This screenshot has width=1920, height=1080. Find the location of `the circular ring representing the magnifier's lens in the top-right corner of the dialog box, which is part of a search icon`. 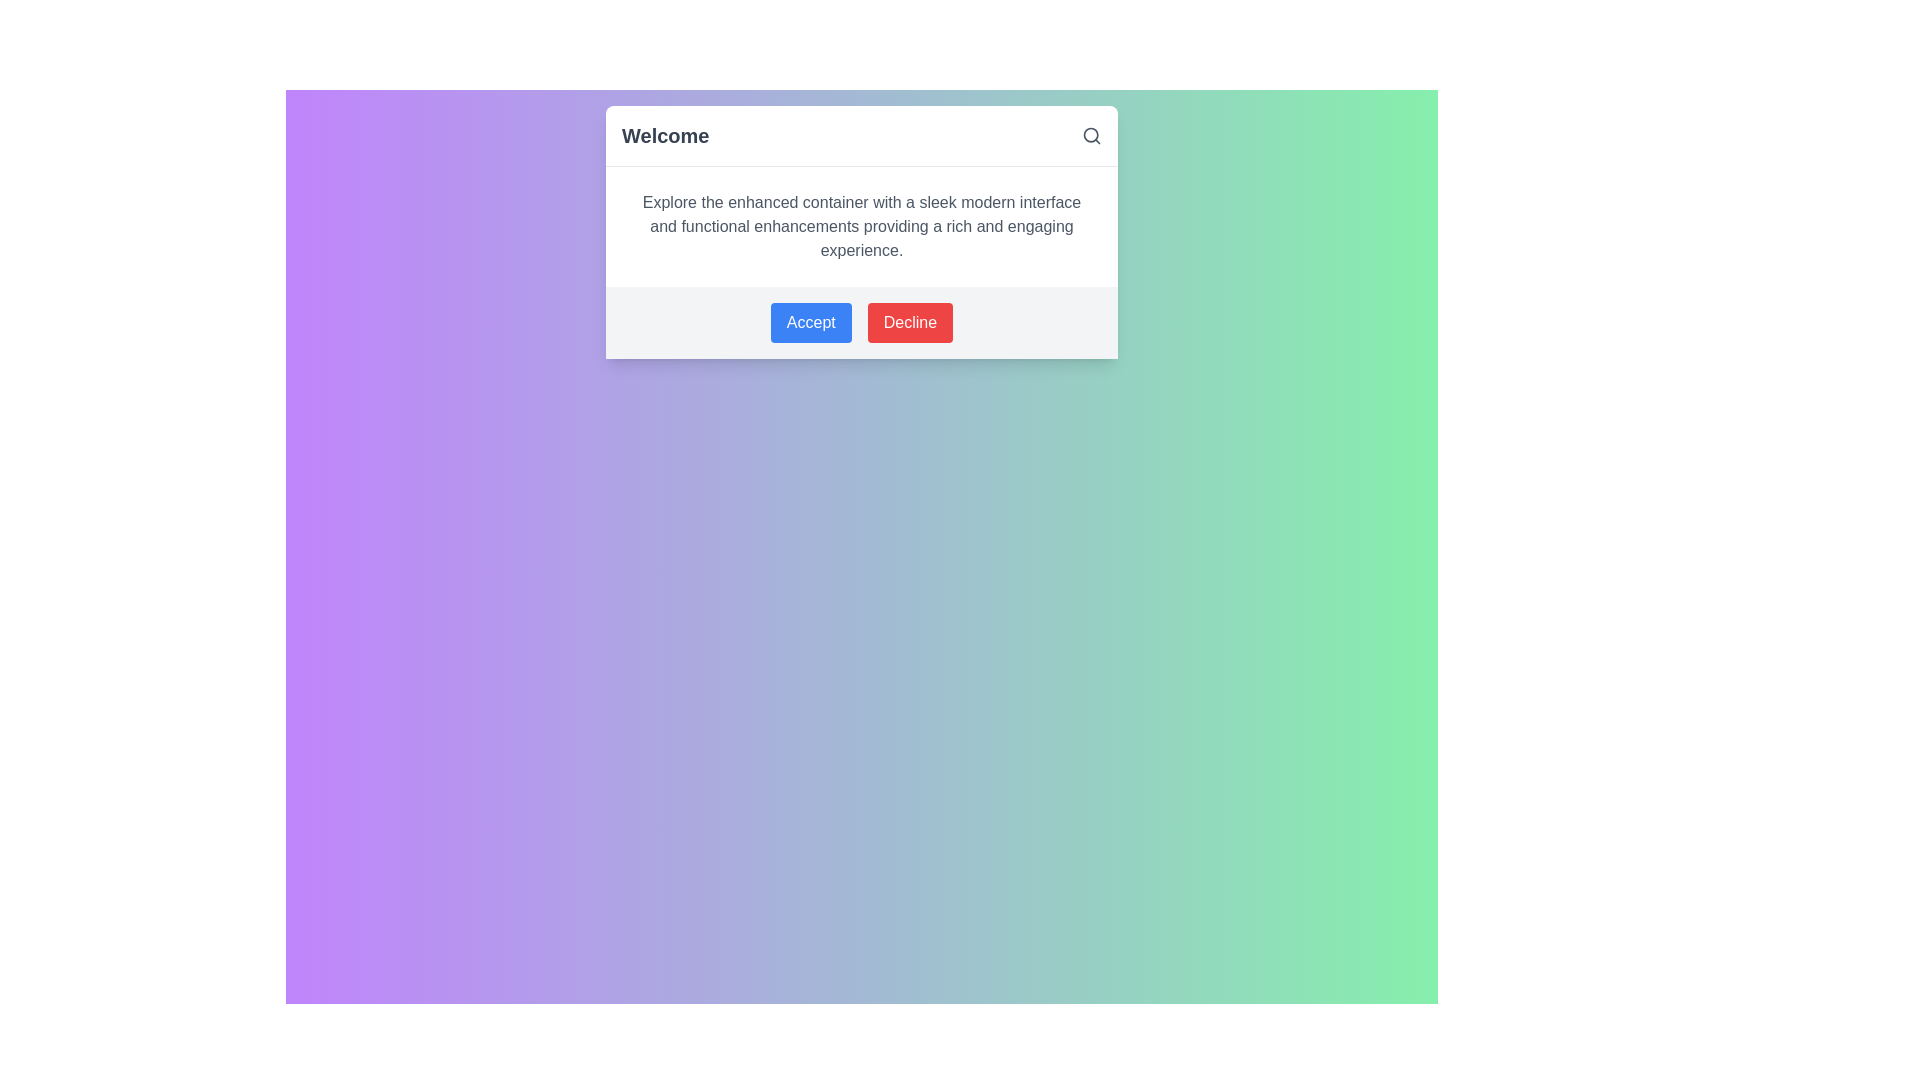

the circular ring representing the magnifier's lens in the top-right corner of the dialog box, which is part of a search icon is located at coordinates (1090, 135).